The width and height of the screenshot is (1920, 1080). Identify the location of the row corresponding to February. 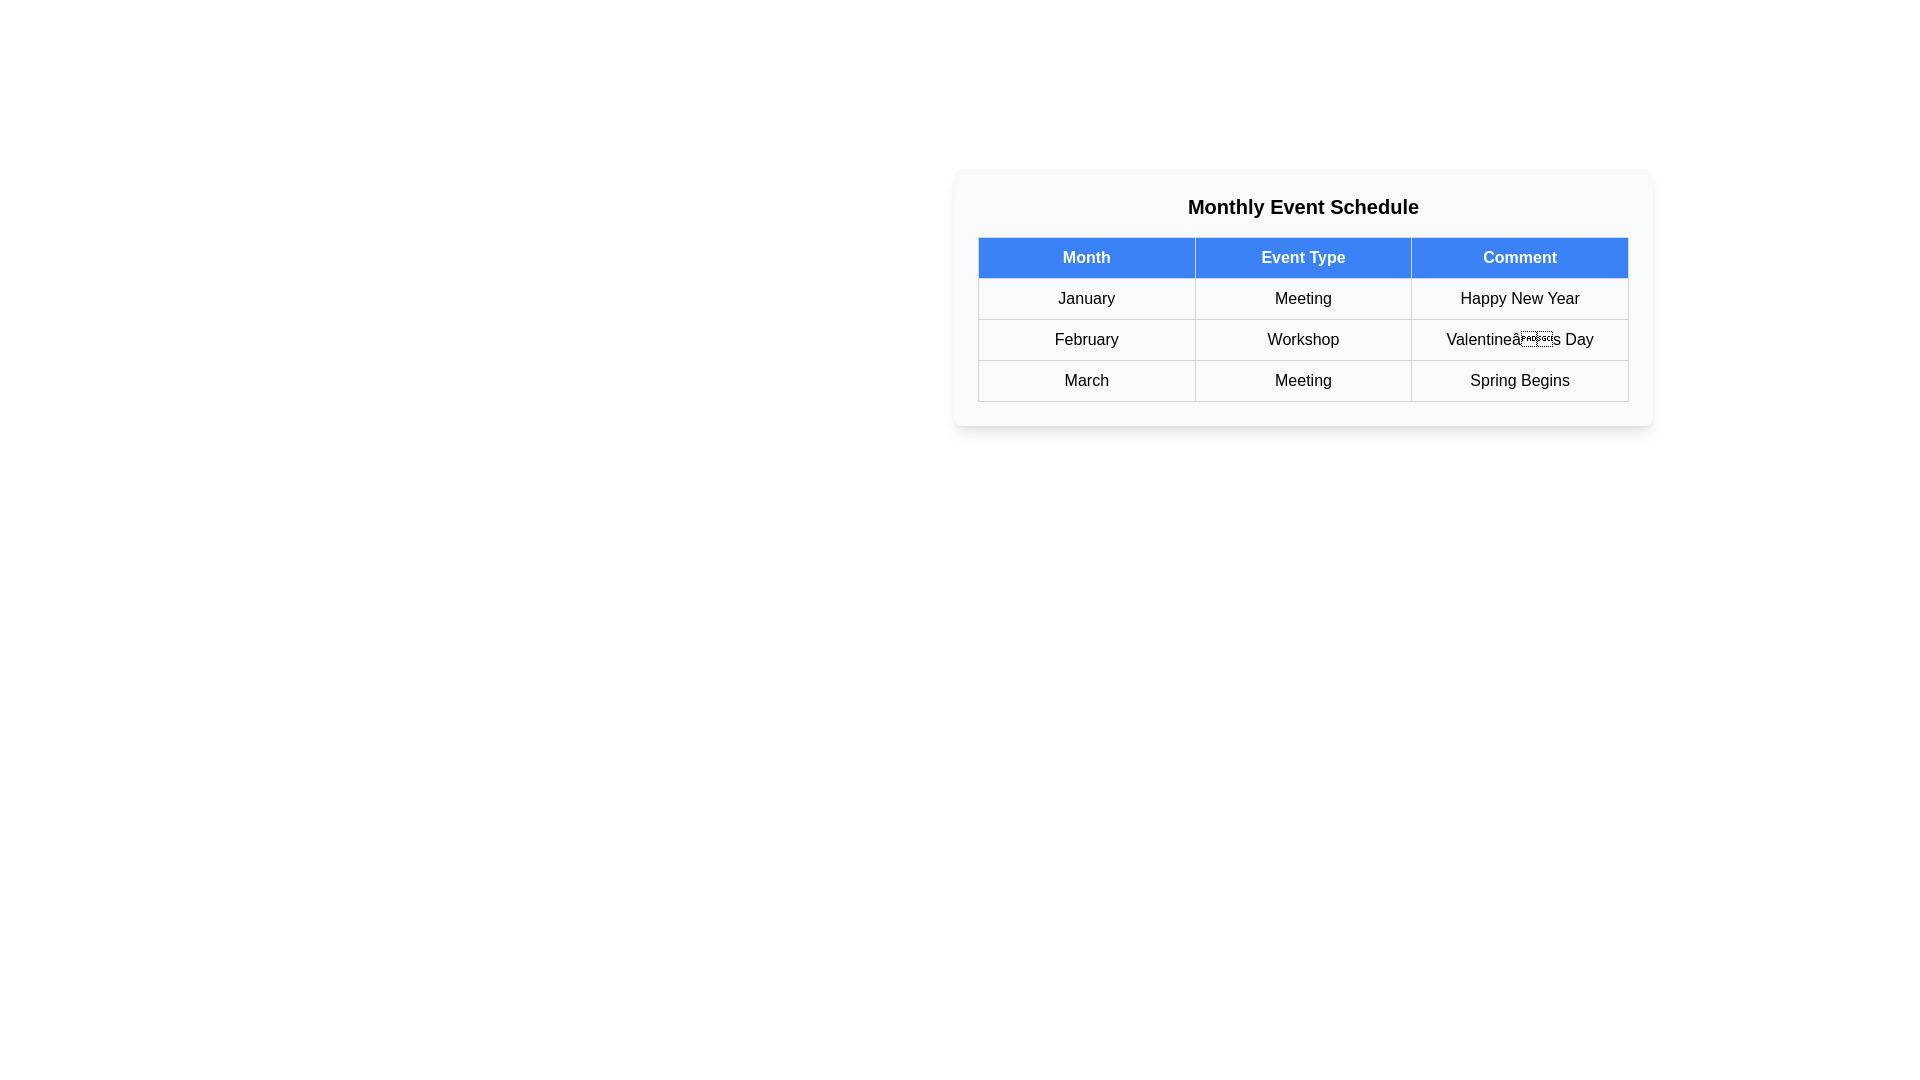
(1303, 338).